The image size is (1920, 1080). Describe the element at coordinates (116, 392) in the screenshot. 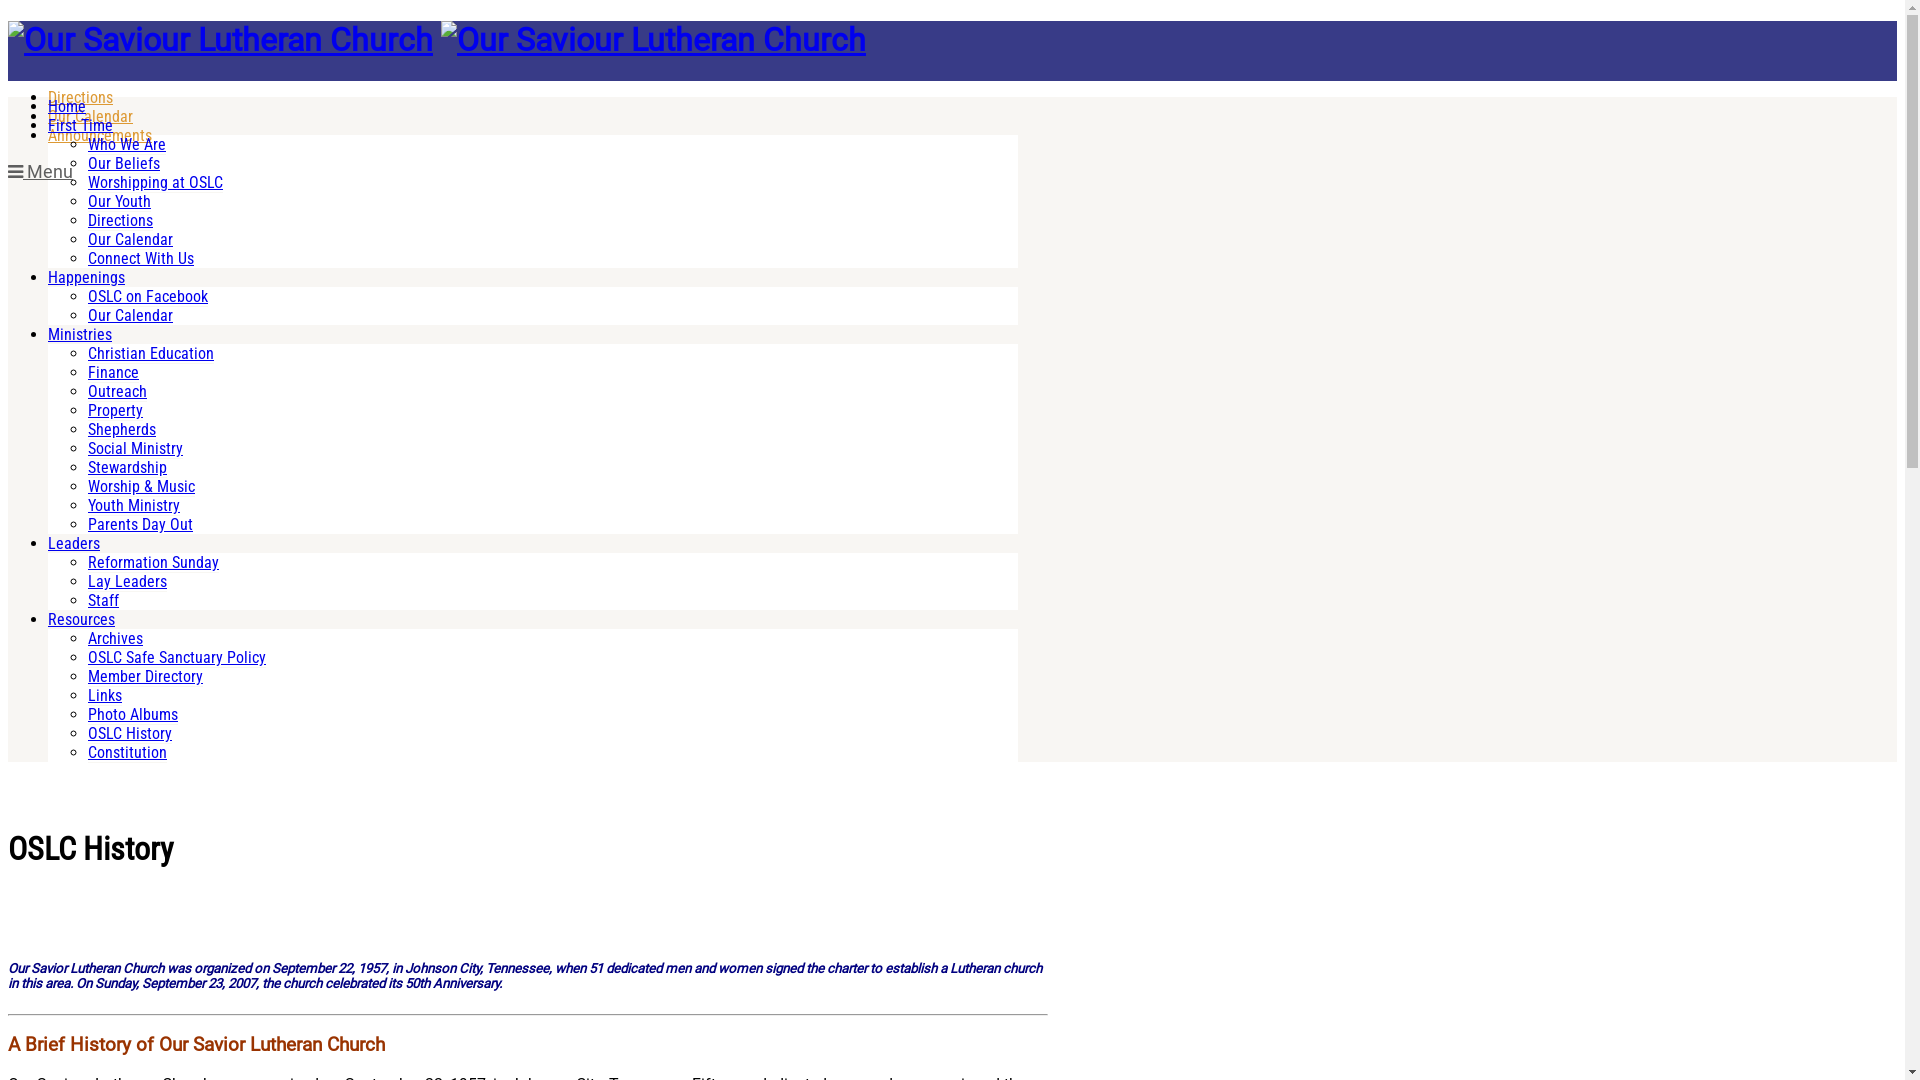

I see `'Outreach'` at that location.